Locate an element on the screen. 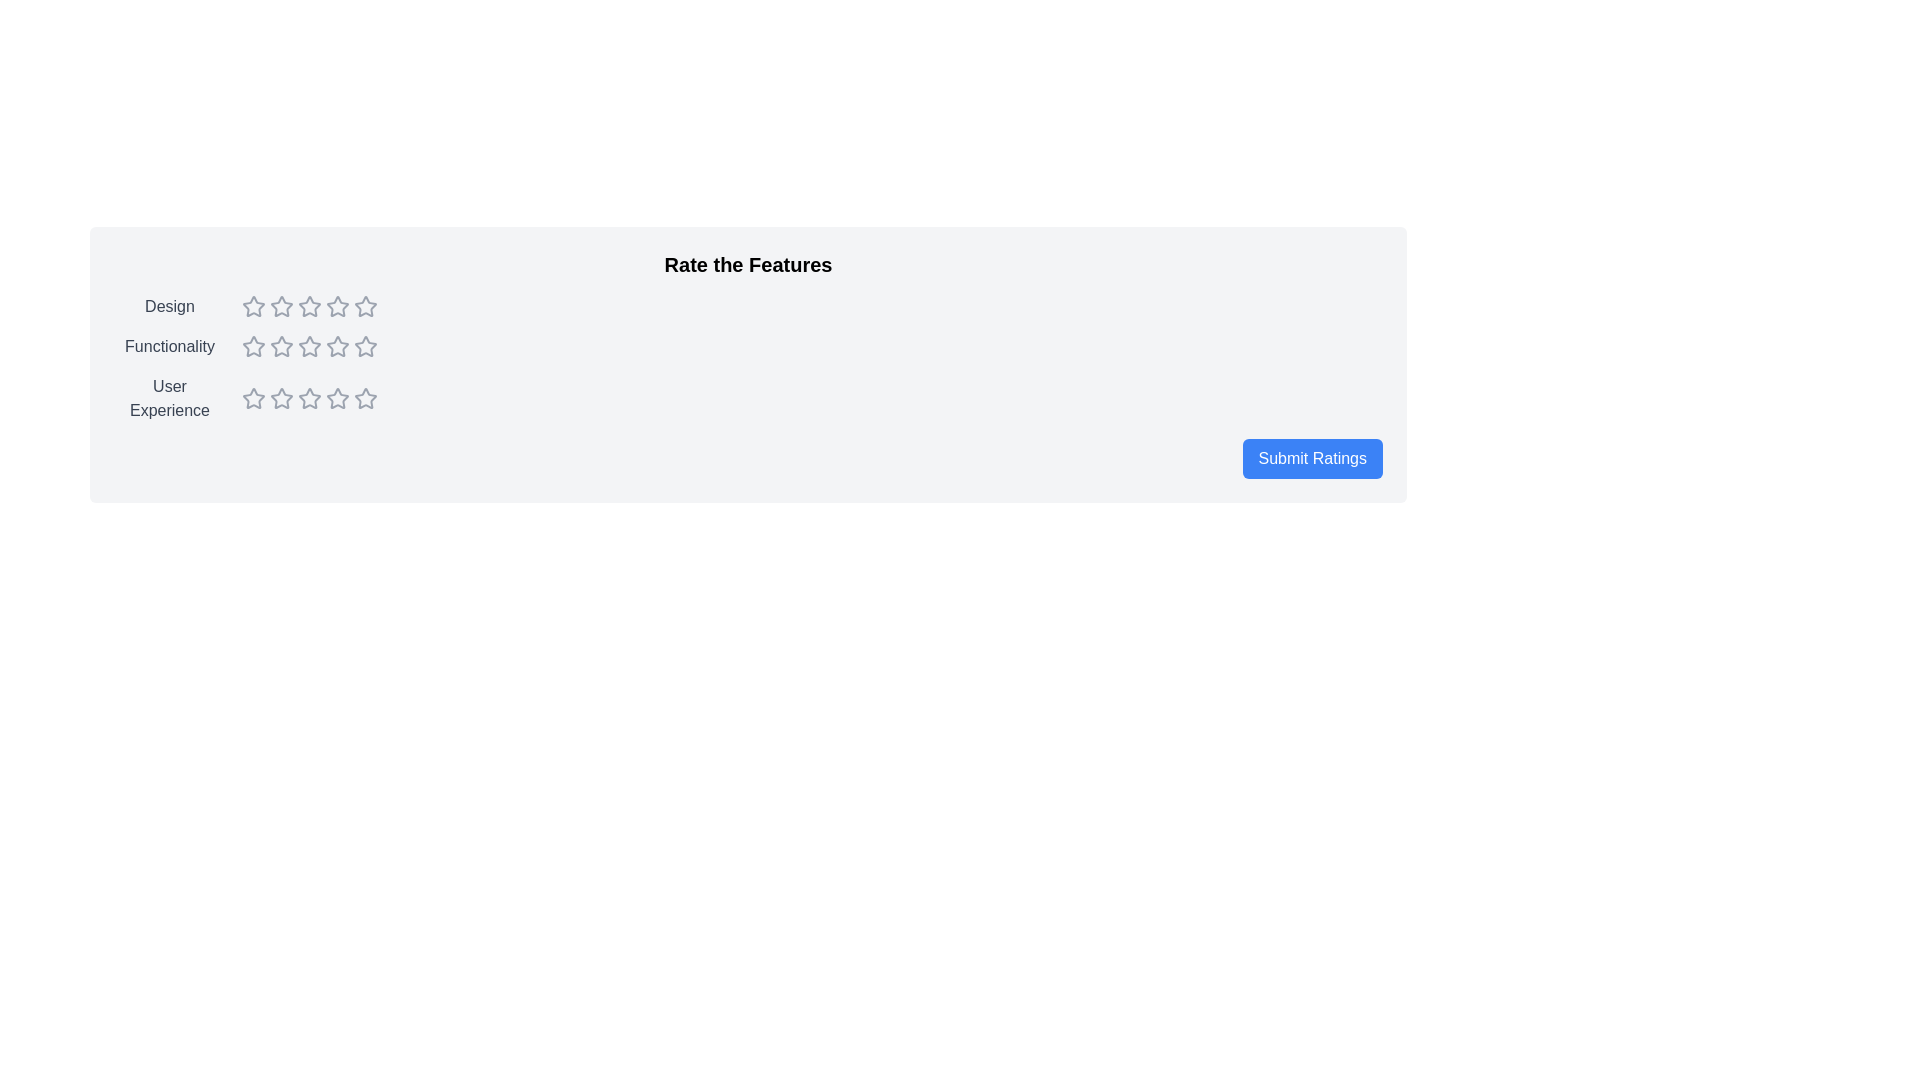 The height and width of the screenshot is (1080, 1920). the fourth star icon in the rating scale is located at coordinates (365, 346).